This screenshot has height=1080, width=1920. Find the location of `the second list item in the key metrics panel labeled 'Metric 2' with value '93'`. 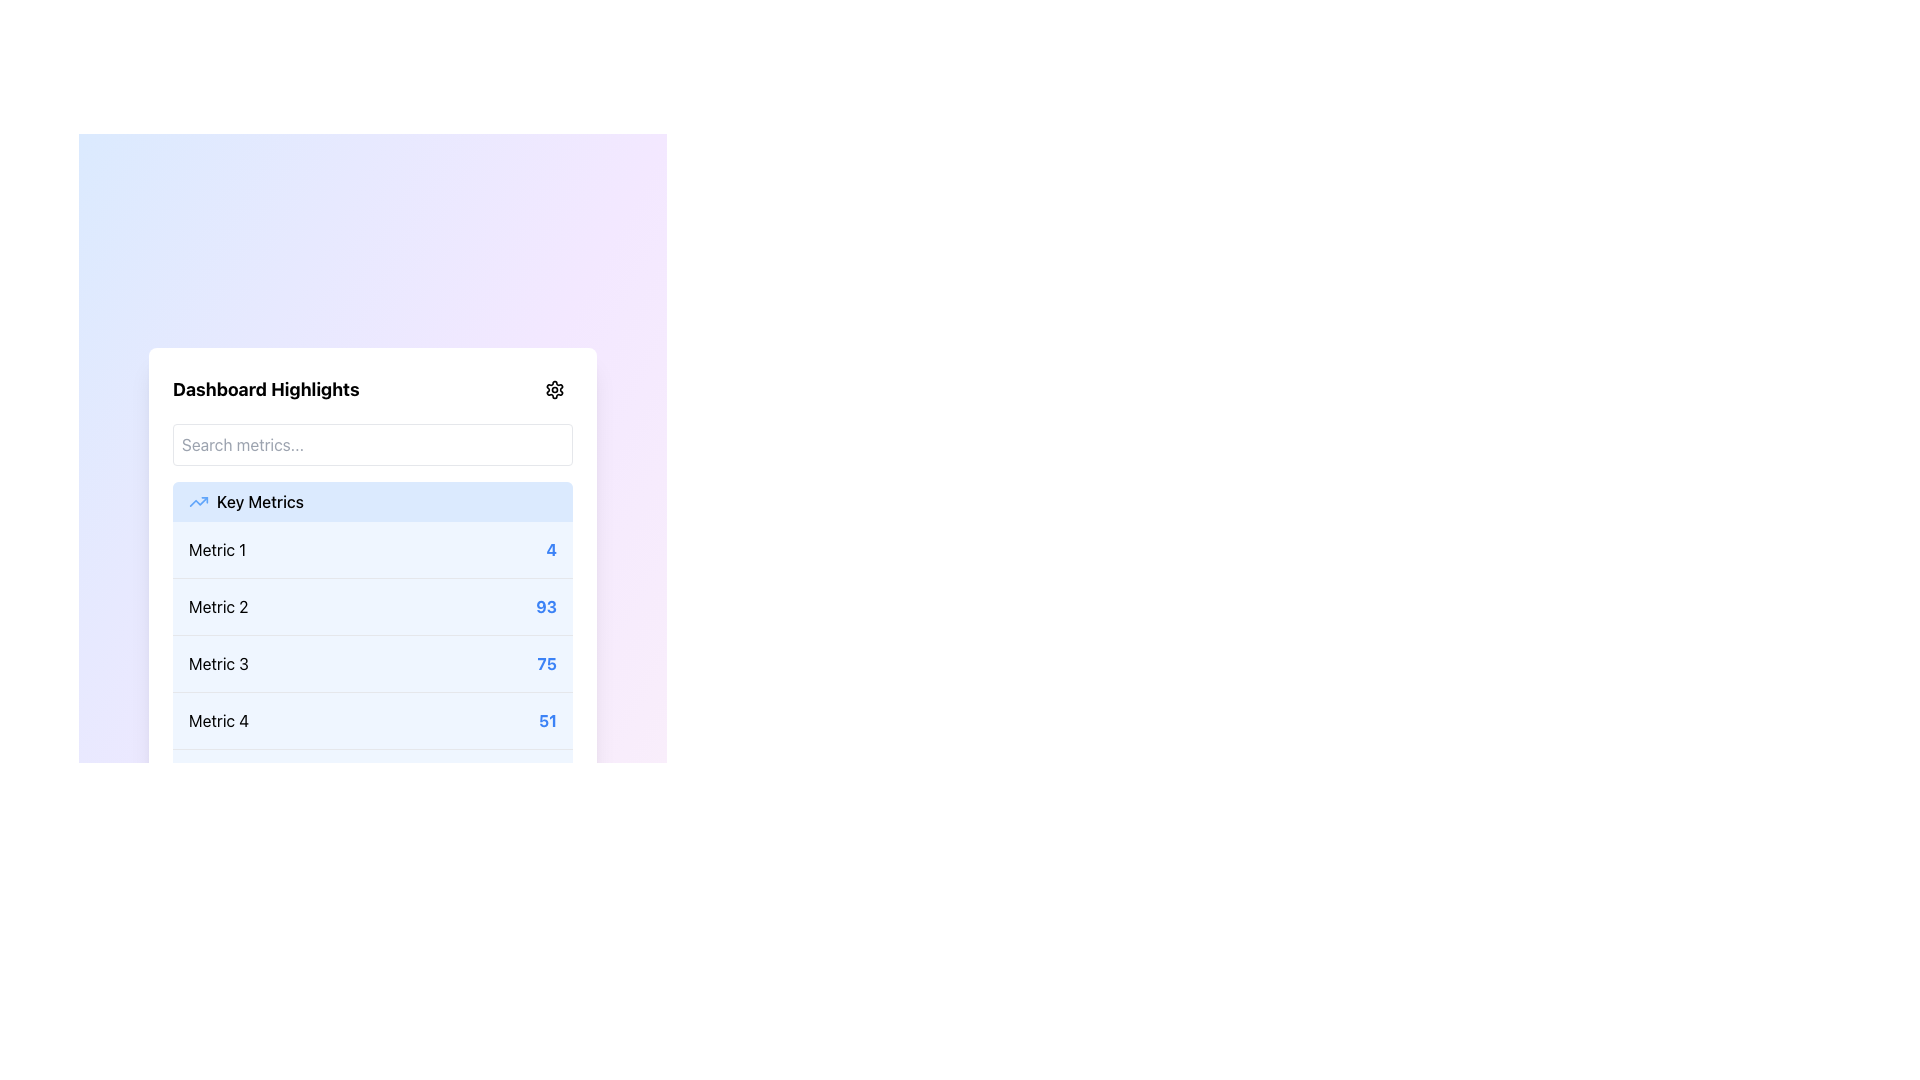

the second list item in the key metrics panel labeled 'Metric 2' with value '93' is located at coordinates (373, 604).